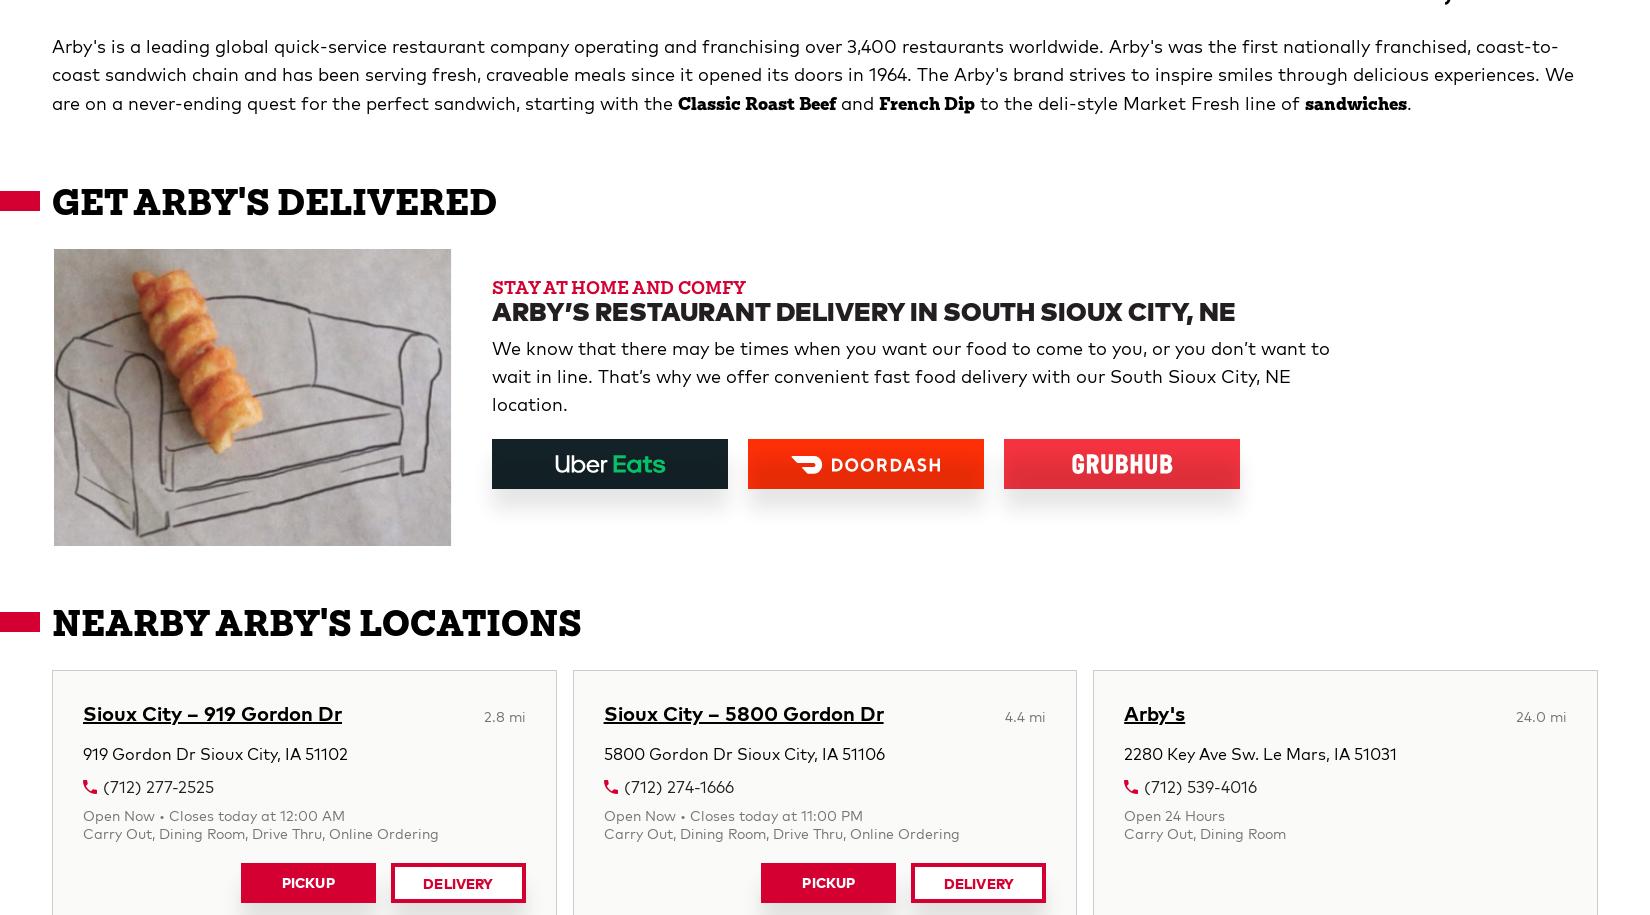  What do you see at coordinates (215, 57) in the screenshot?
I see `'919 Gordon Dr  Sioux City, IA 51102'` at bounding box center [215, 57].